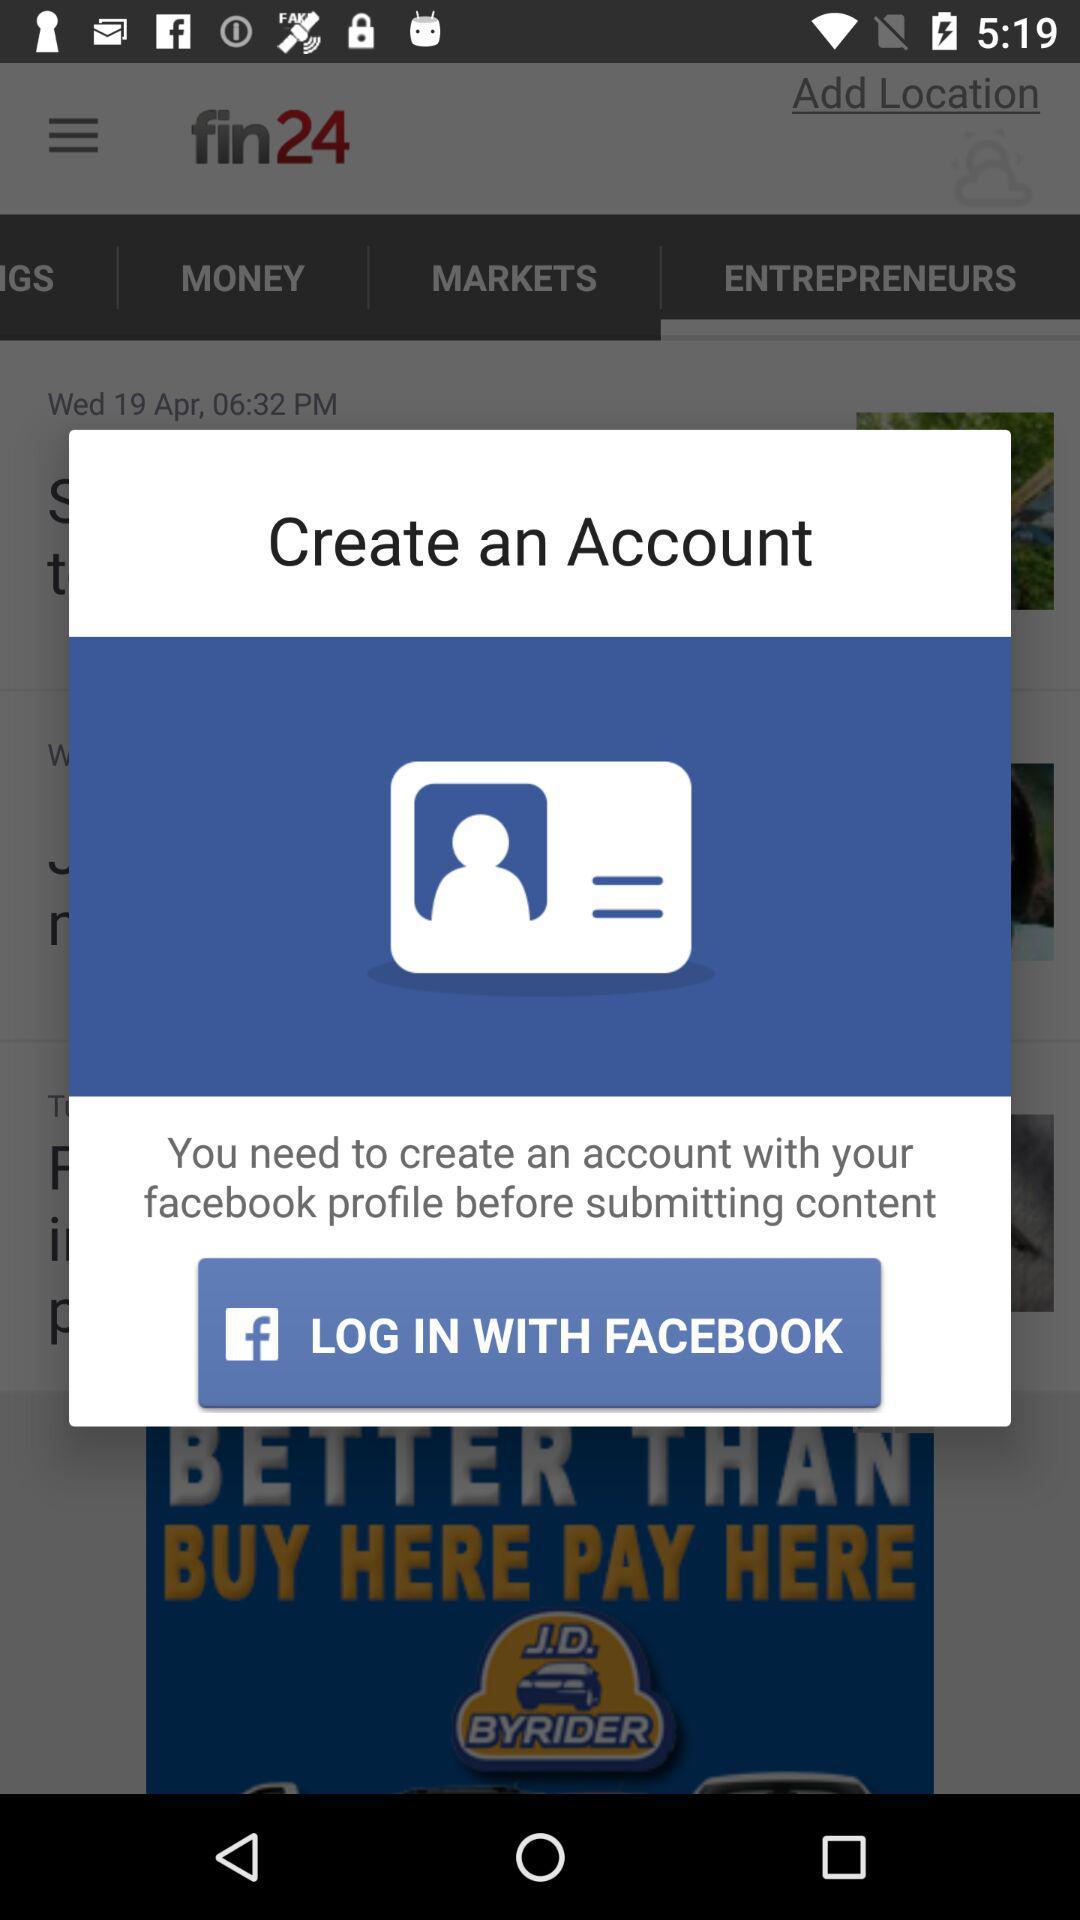 Image resolution: width=1080 pixels, height=1920 pixels. Describe the element at coordinates (538, 1334) in the screenshot. I see `icon below the you need to icon` at that location.